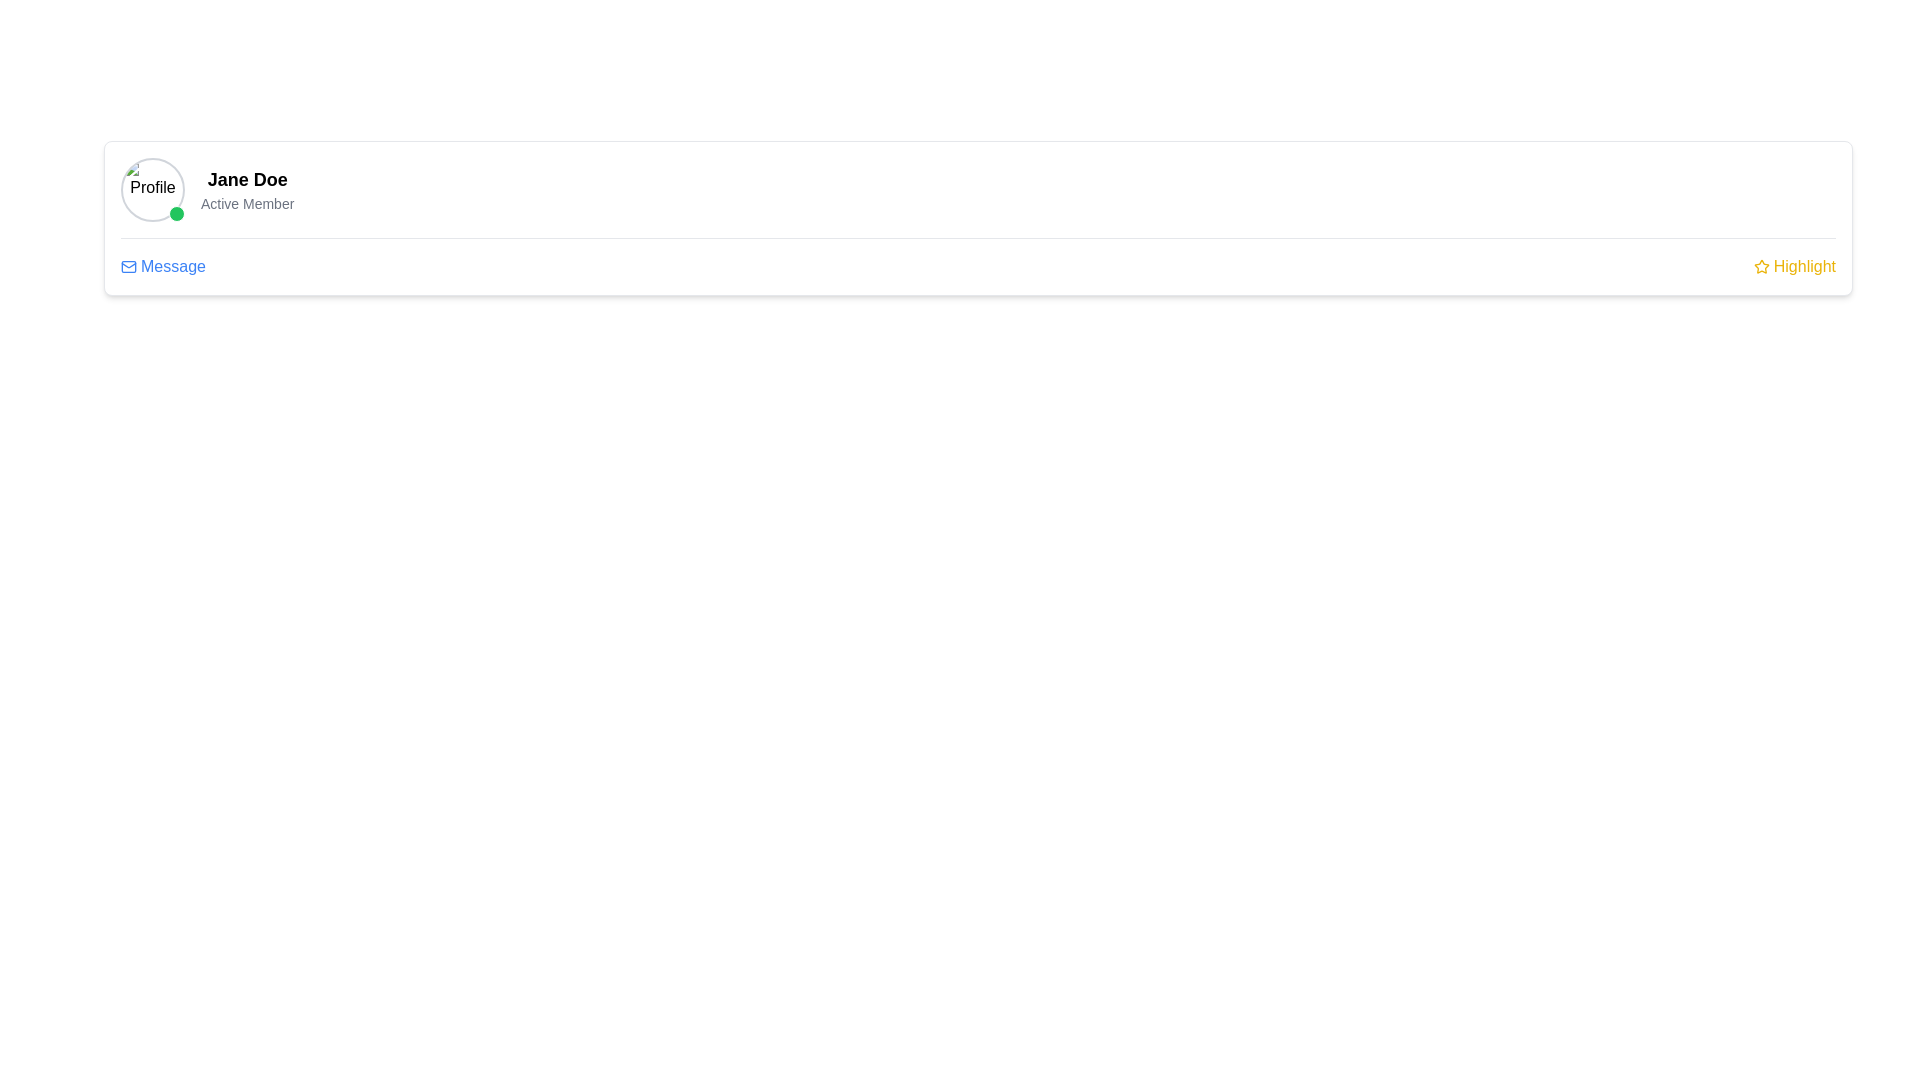 The height and width of the screenshot is (1080, 1920). Describe the element at coordinates (1761, 265) in the screenshot. I see `the yellow icon that symbolizes the 'Highlight' label, positioned near the top-right corner of the interface before the word 'Highlight'` at that location.